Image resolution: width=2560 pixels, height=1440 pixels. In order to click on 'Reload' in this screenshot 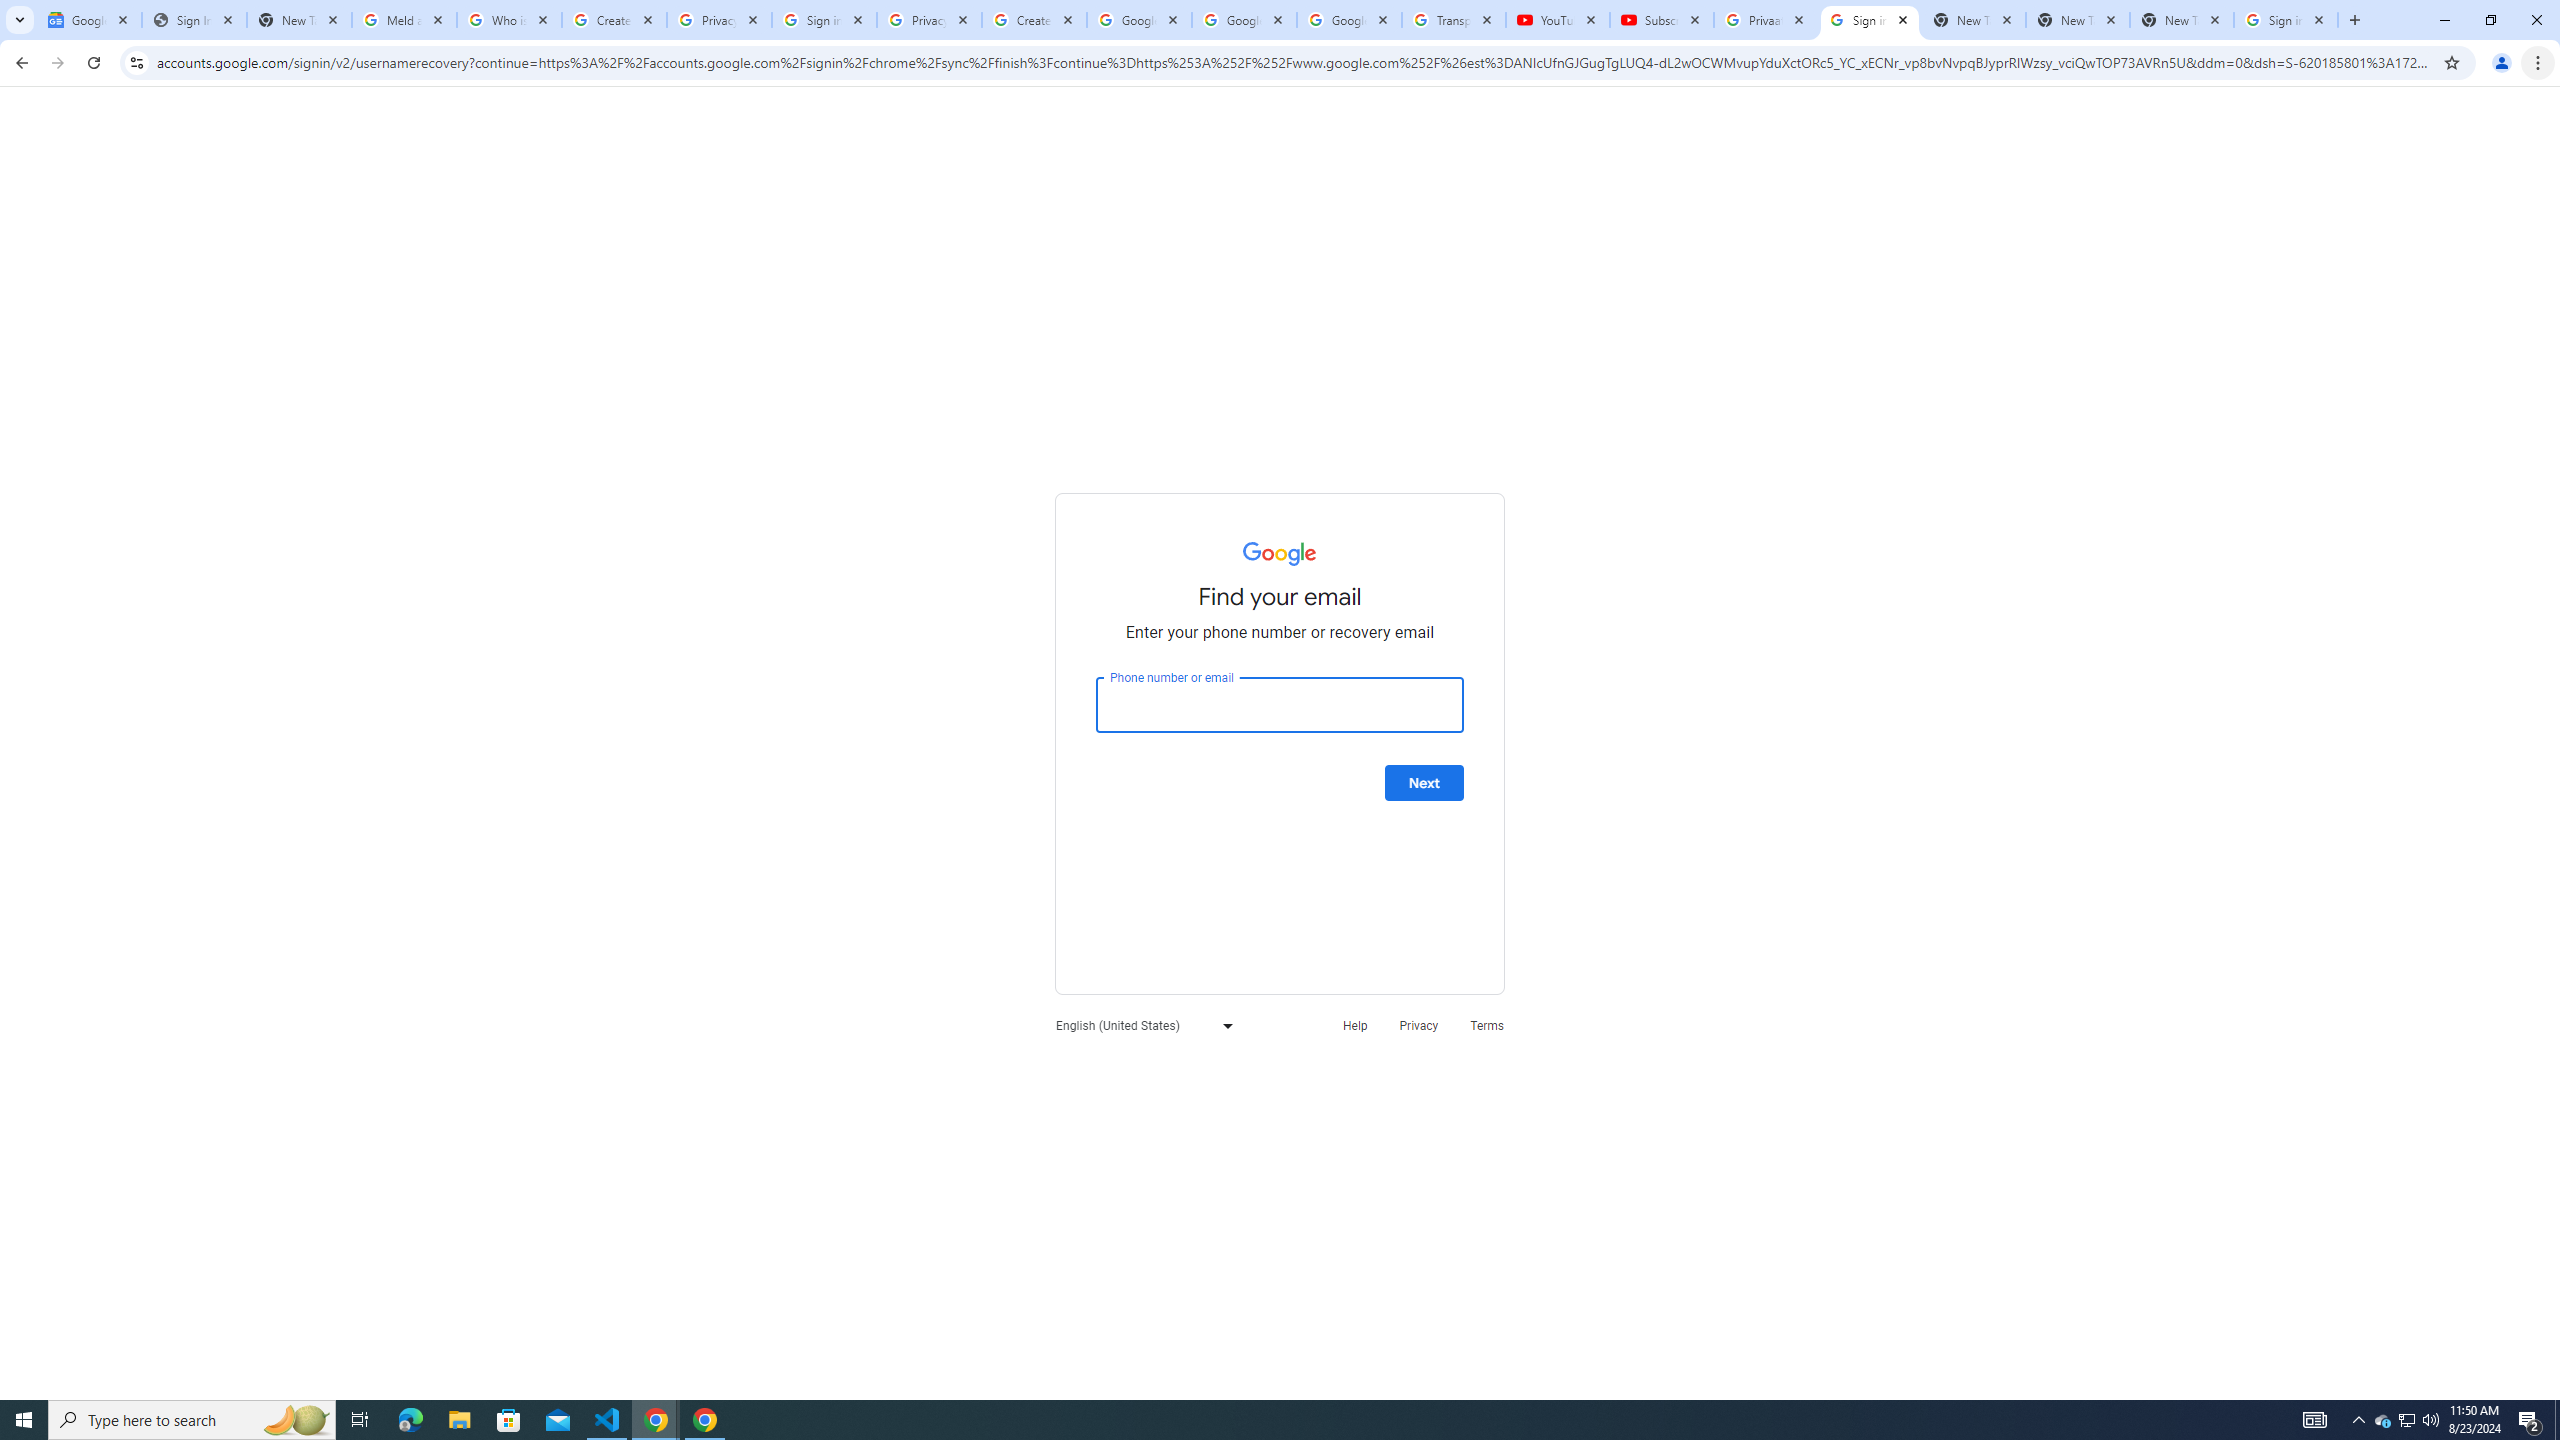, I will do `click(93, 62)`.